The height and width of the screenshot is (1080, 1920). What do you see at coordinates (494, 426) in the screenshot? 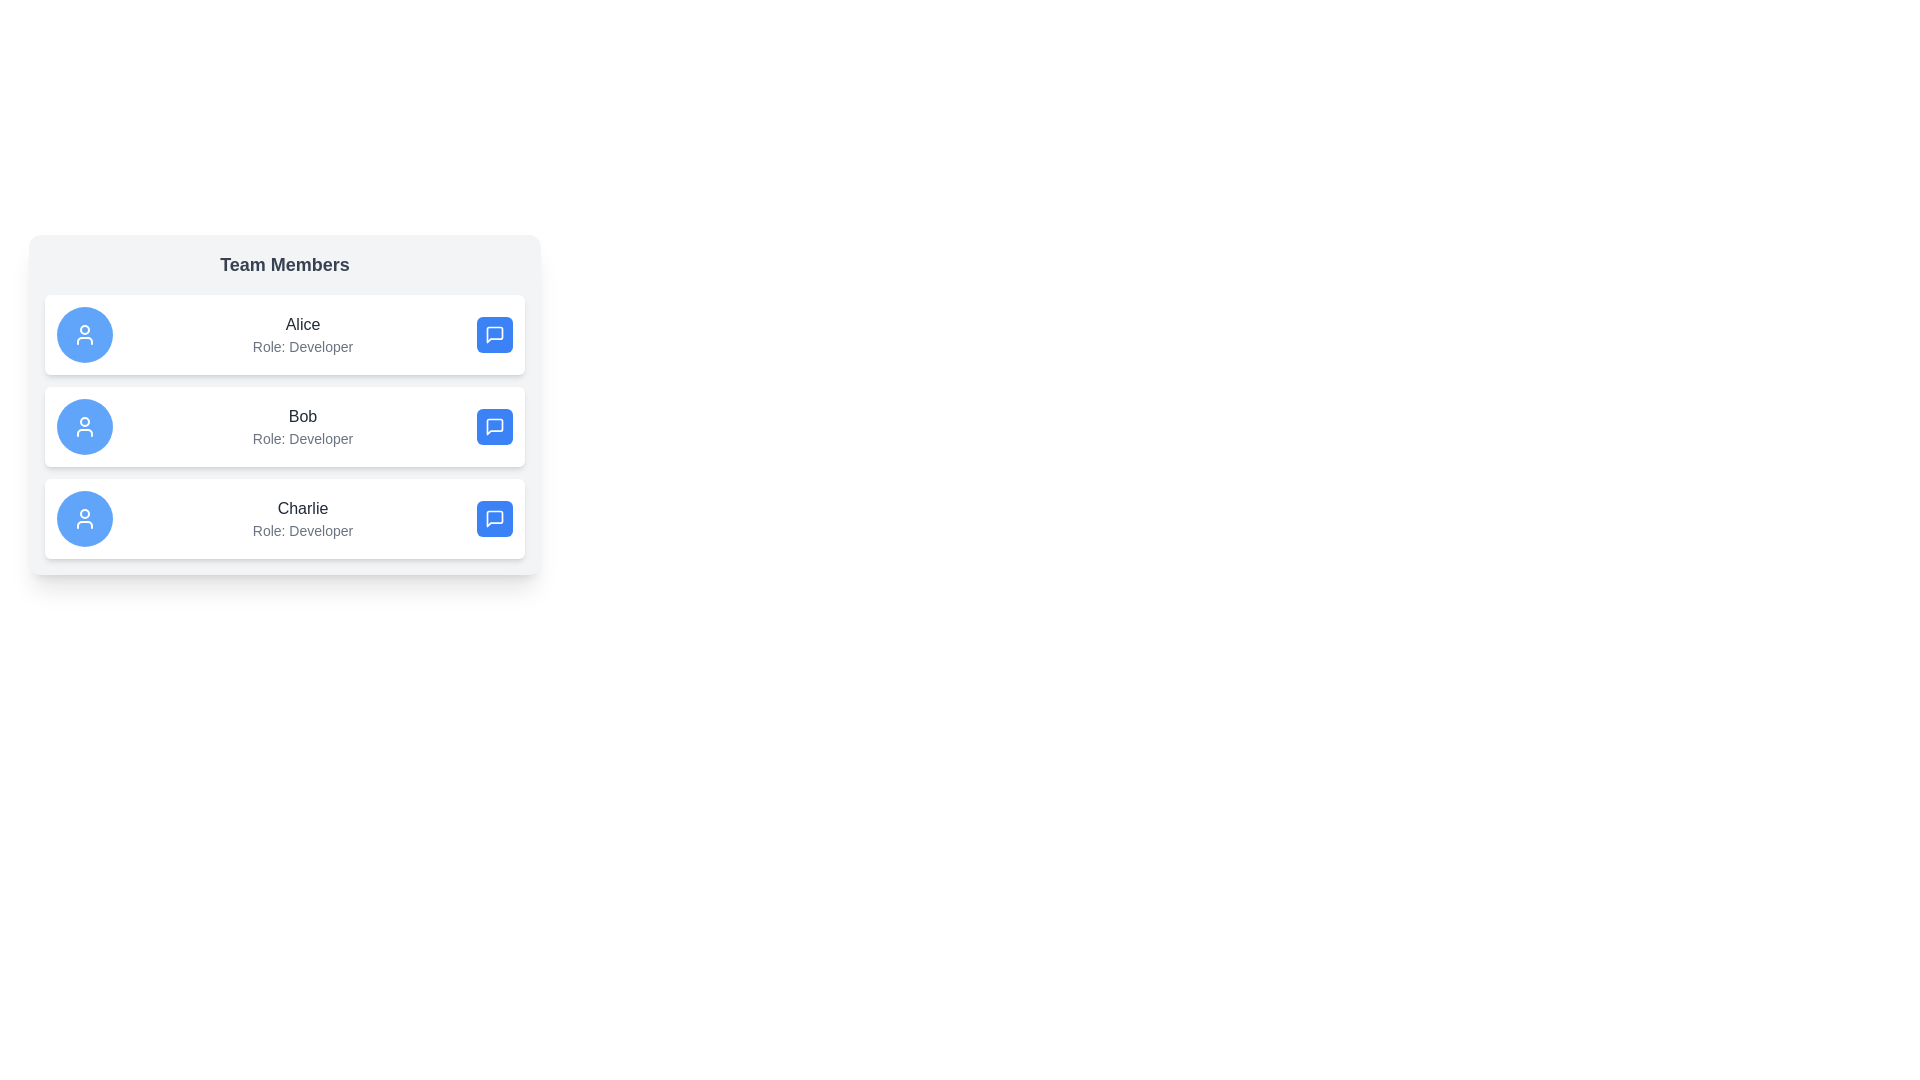
I see `the speech bubble icon located inside the button aligned to the right of the row containing 'Bob' to initiate a chat` at bounding box center [494, 426].